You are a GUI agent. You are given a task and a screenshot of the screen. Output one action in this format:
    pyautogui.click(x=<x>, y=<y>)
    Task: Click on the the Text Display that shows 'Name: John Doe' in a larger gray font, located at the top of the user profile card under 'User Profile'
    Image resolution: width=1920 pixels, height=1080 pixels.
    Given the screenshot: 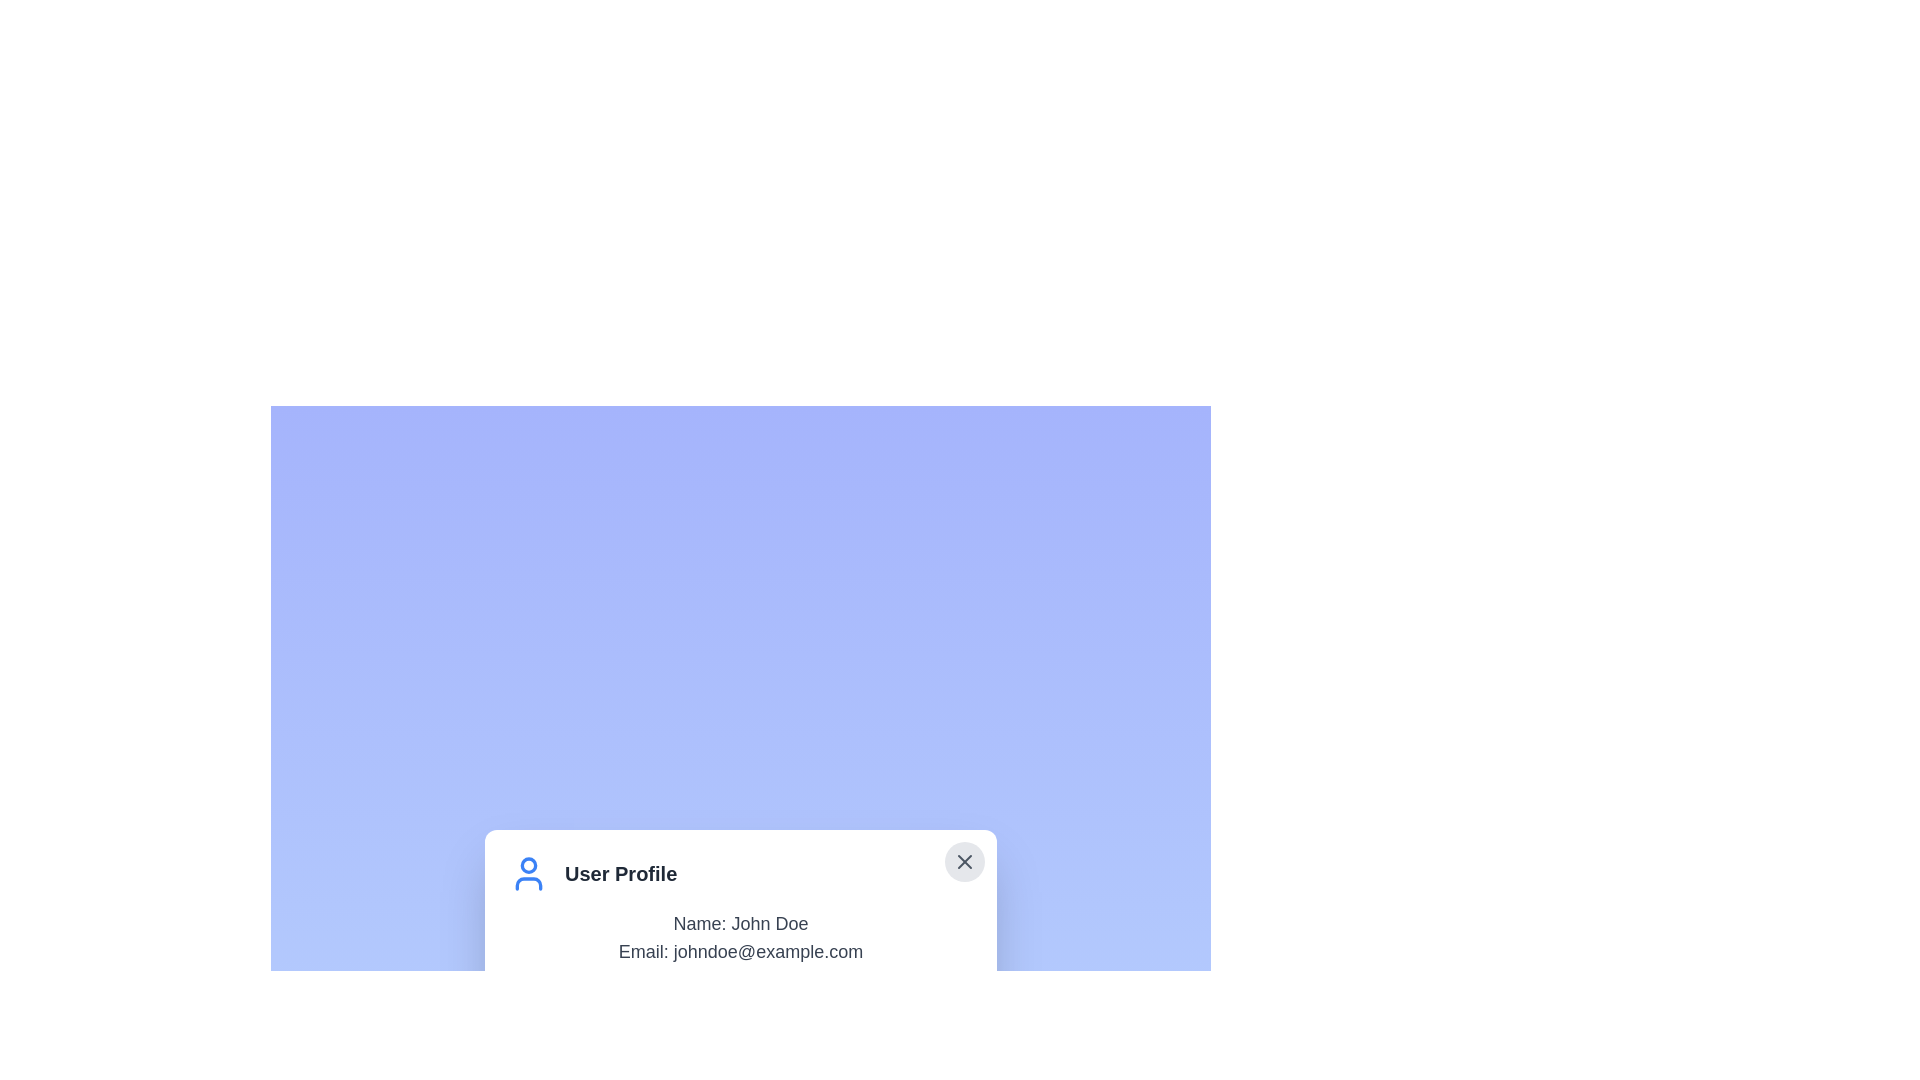 What is the action you would take?
    pyautogui.click(x=739, y=924)
    